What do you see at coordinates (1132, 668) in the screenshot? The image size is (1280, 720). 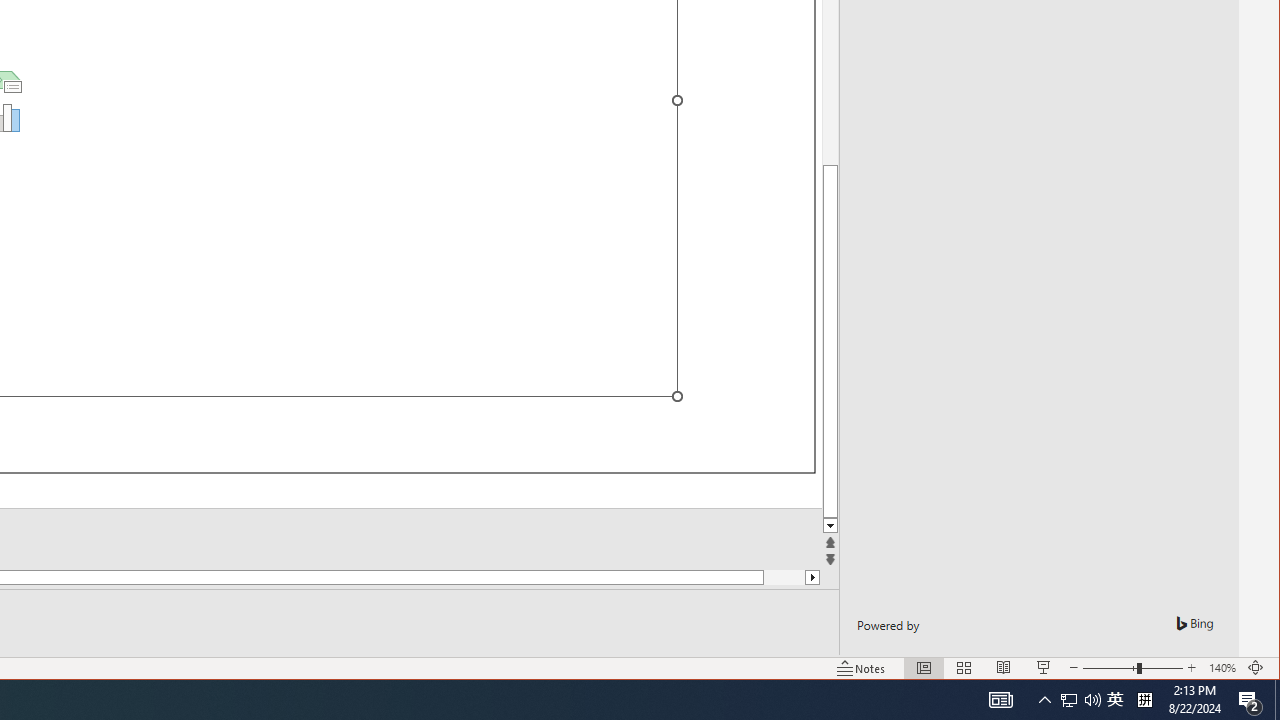 I see `'Zoom'` at bounding box center [1132, 668].